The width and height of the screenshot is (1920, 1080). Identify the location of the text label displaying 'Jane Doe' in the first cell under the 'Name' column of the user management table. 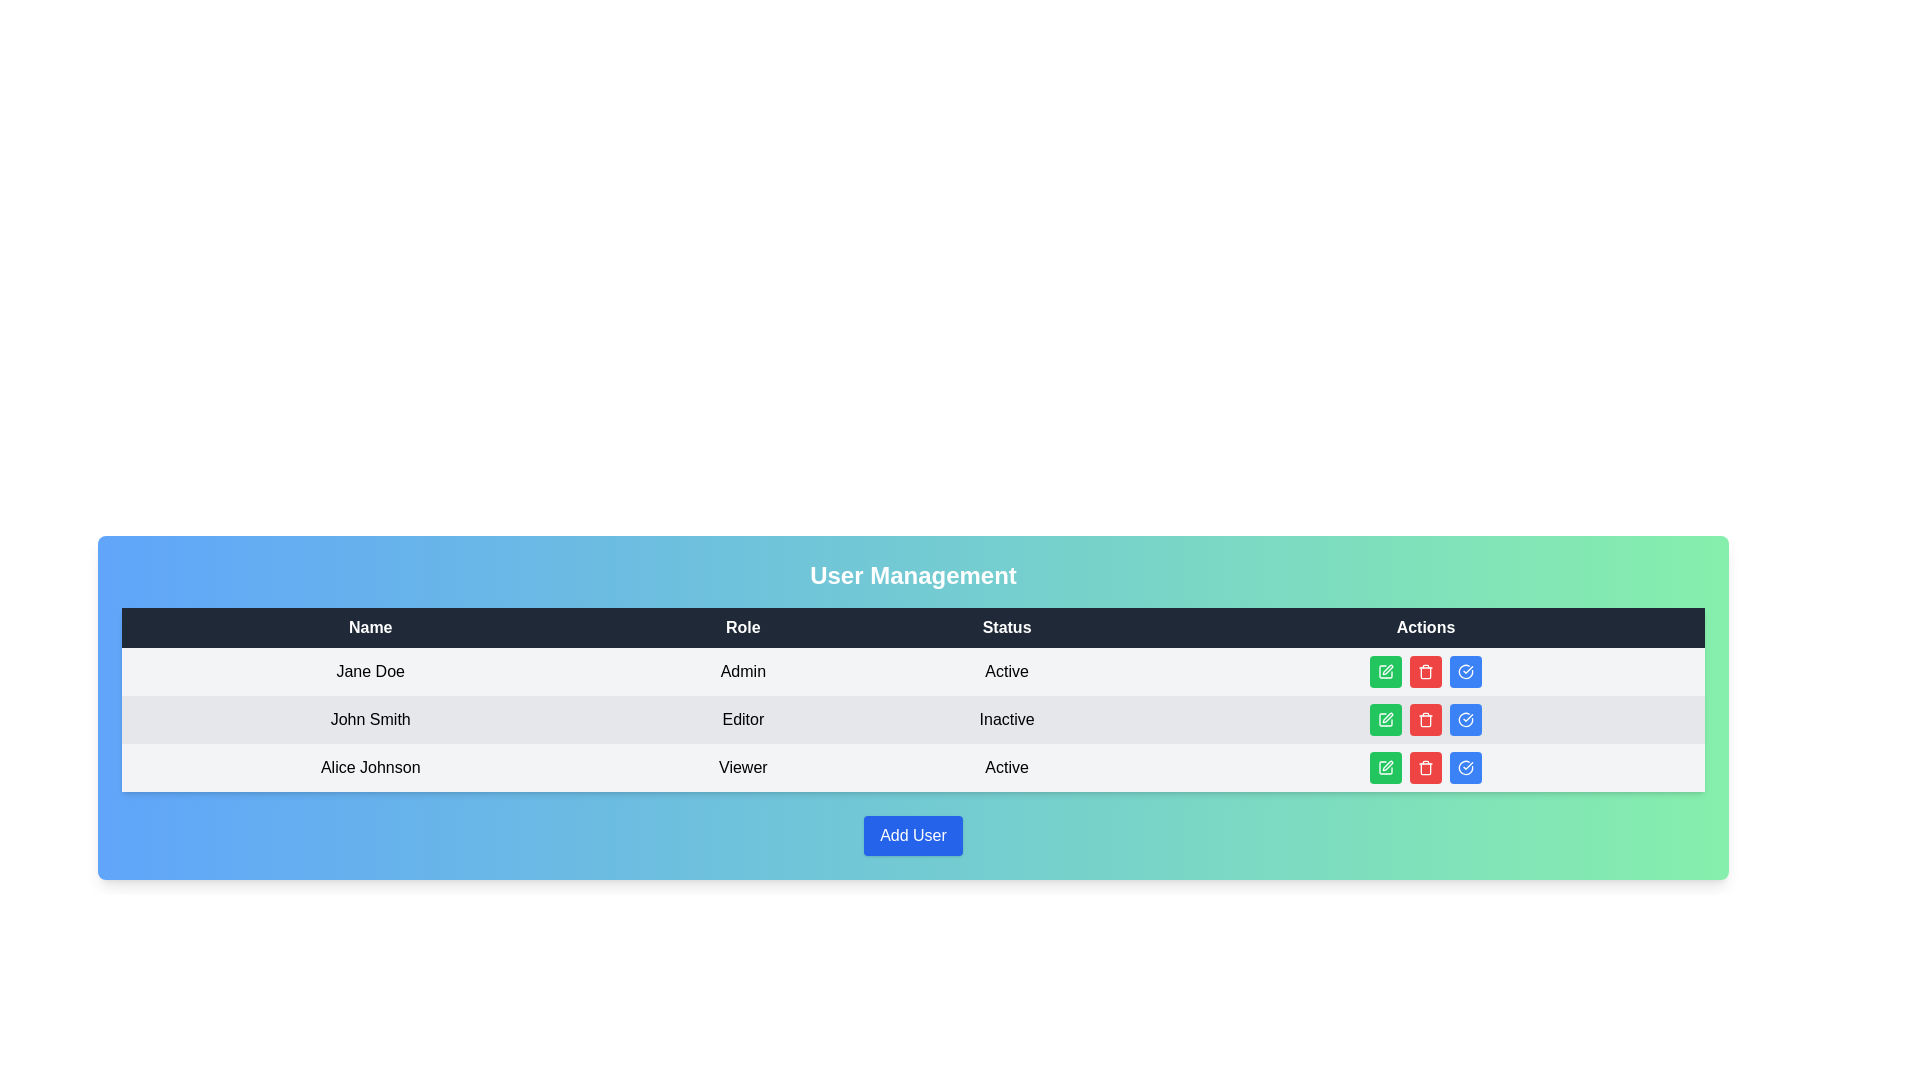
(370, 671).